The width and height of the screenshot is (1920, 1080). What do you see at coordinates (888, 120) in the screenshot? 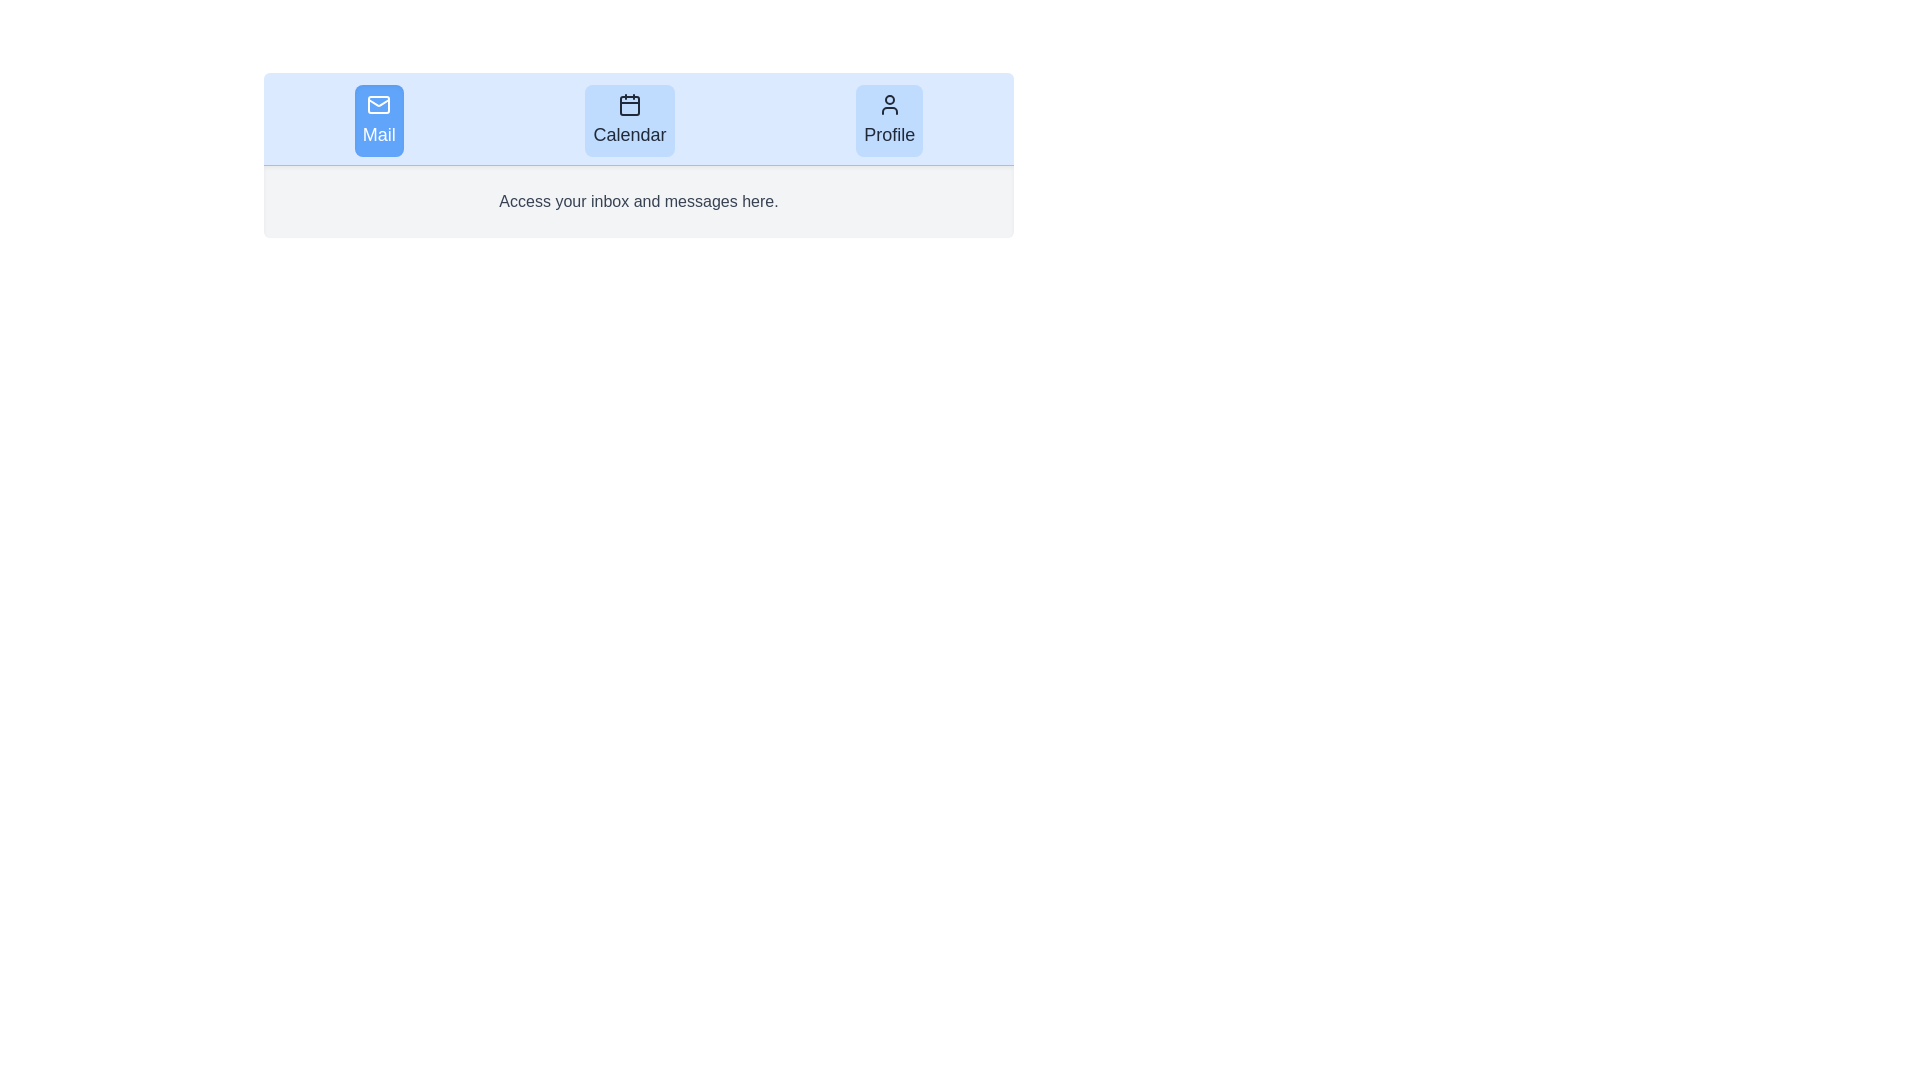
I see `the tab corresponding to Profile to view its content` at bounding box center [888, 120].